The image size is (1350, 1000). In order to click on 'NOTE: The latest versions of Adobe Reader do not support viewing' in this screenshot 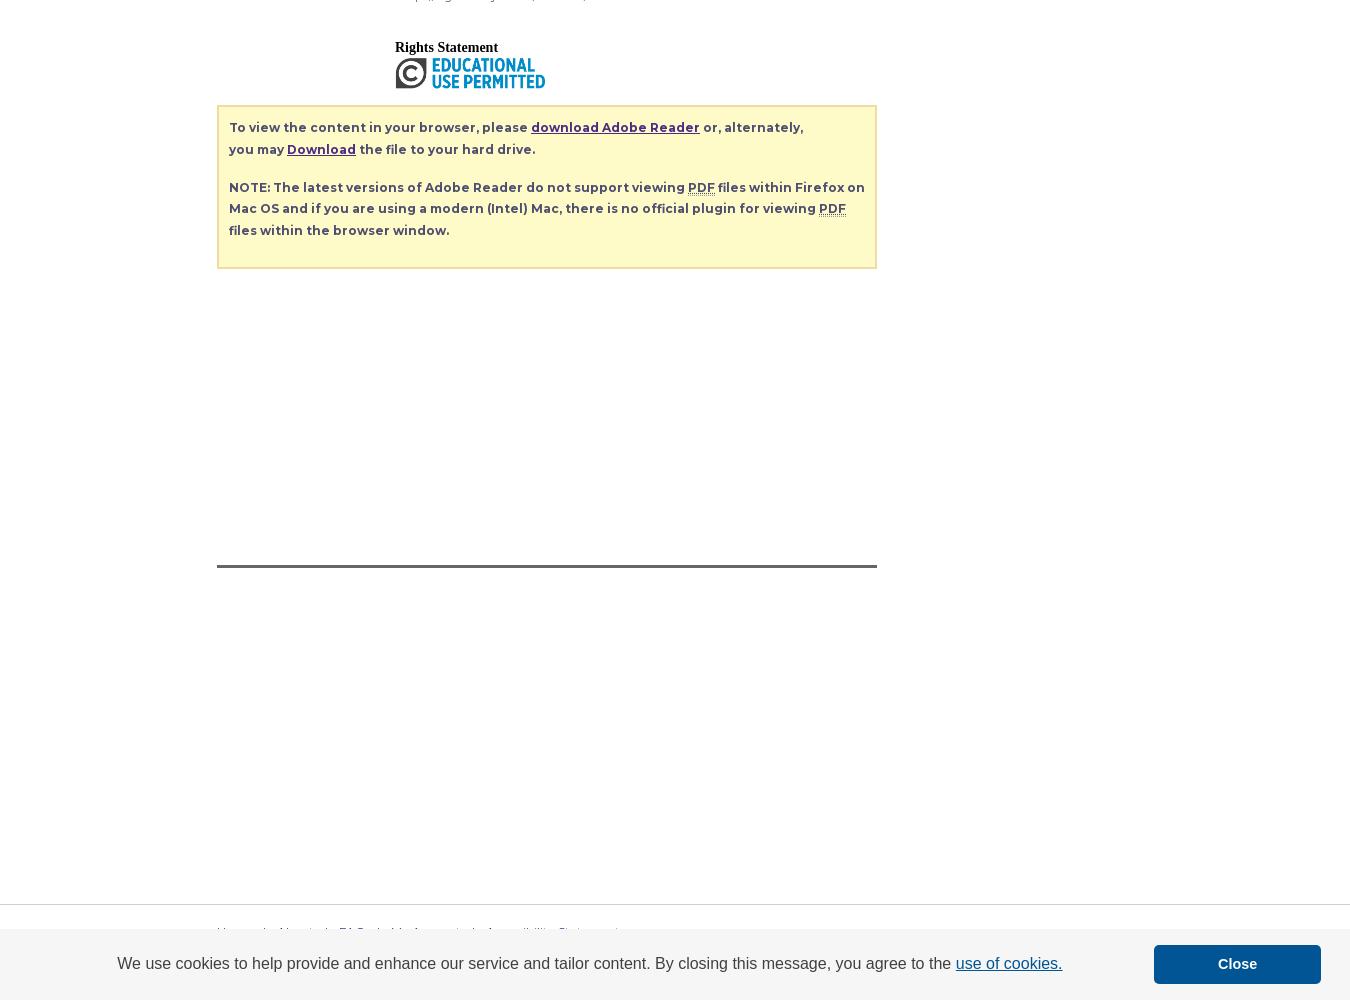, I will do `click(457, 186)`.